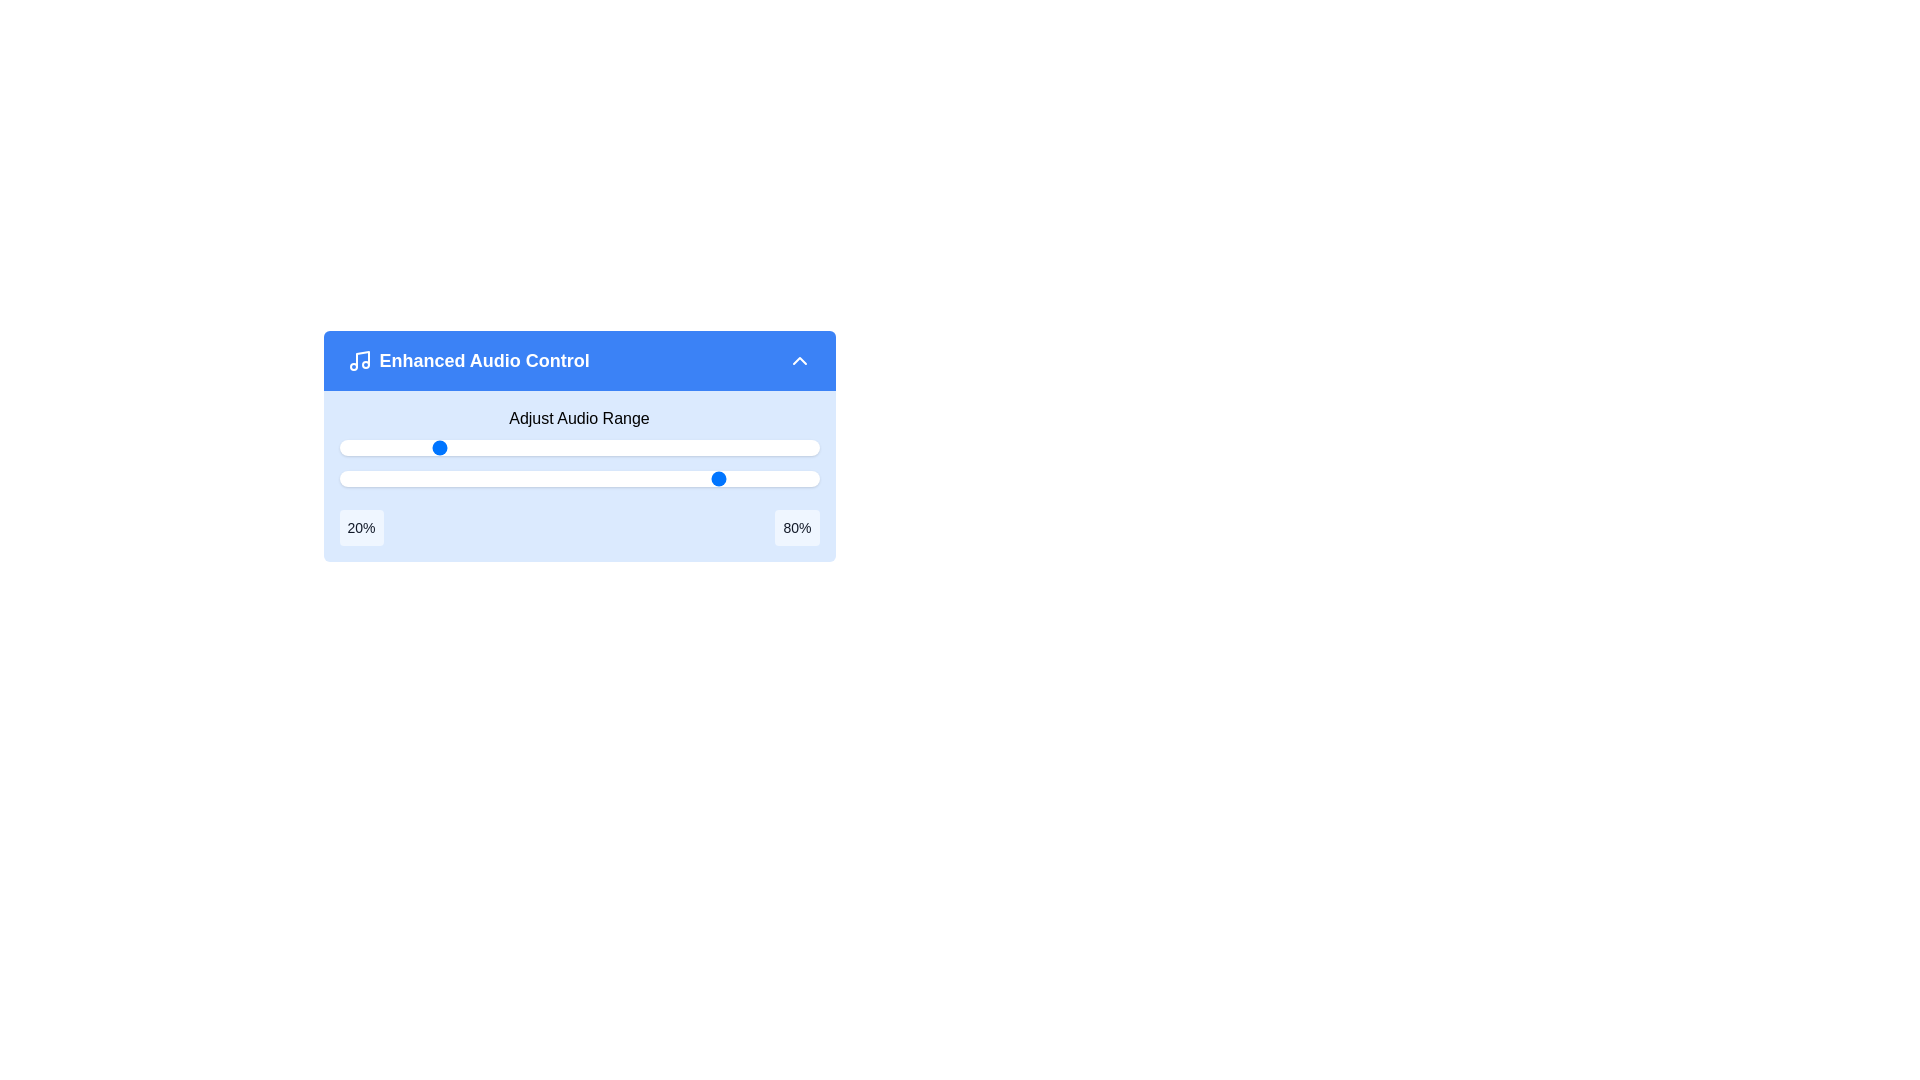 This screenshot has height=1080, width=1920. What do you see at coordinates (368, 446) in the screenshot?
I see `the slider value` at bounding box center [368, 446].